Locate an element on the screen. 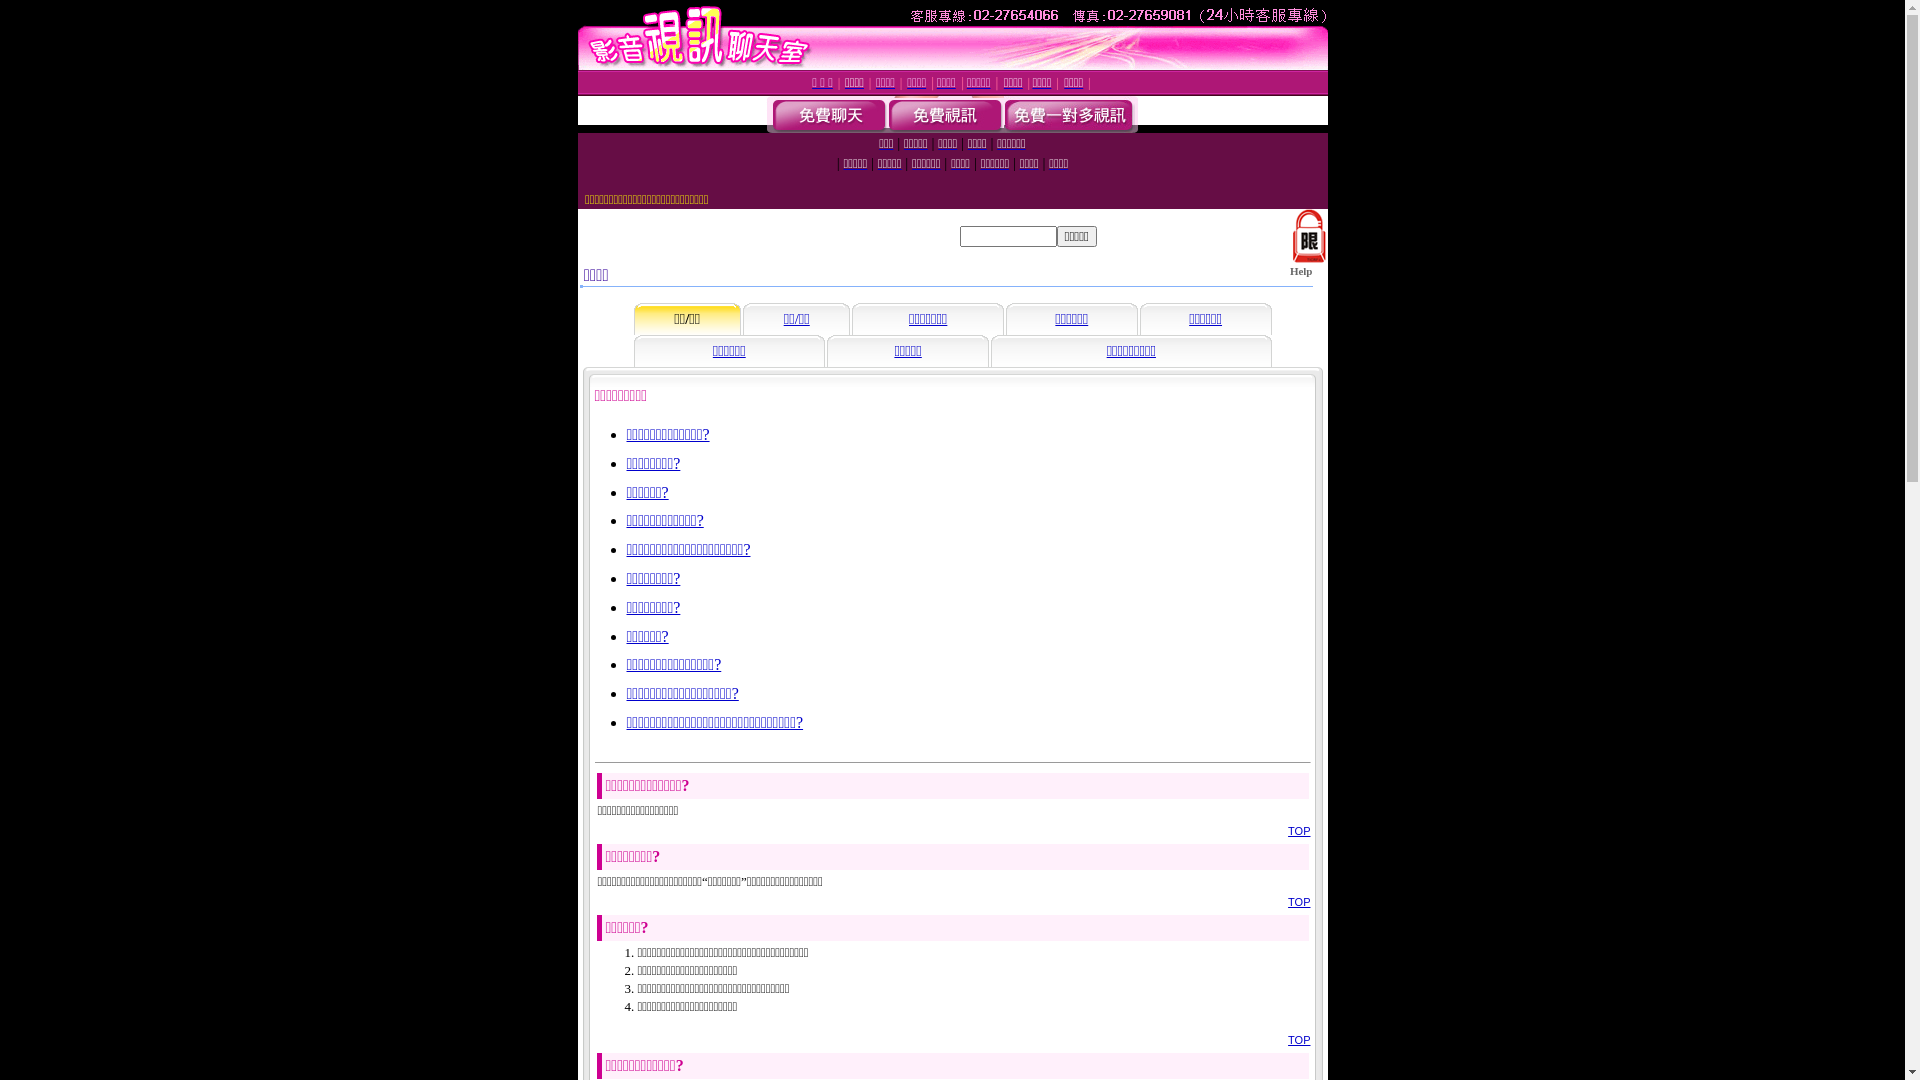 Image resolution: width=1920 pixels, height=1080 pixels. 'TOP' is located at coordinates (1299, 902).